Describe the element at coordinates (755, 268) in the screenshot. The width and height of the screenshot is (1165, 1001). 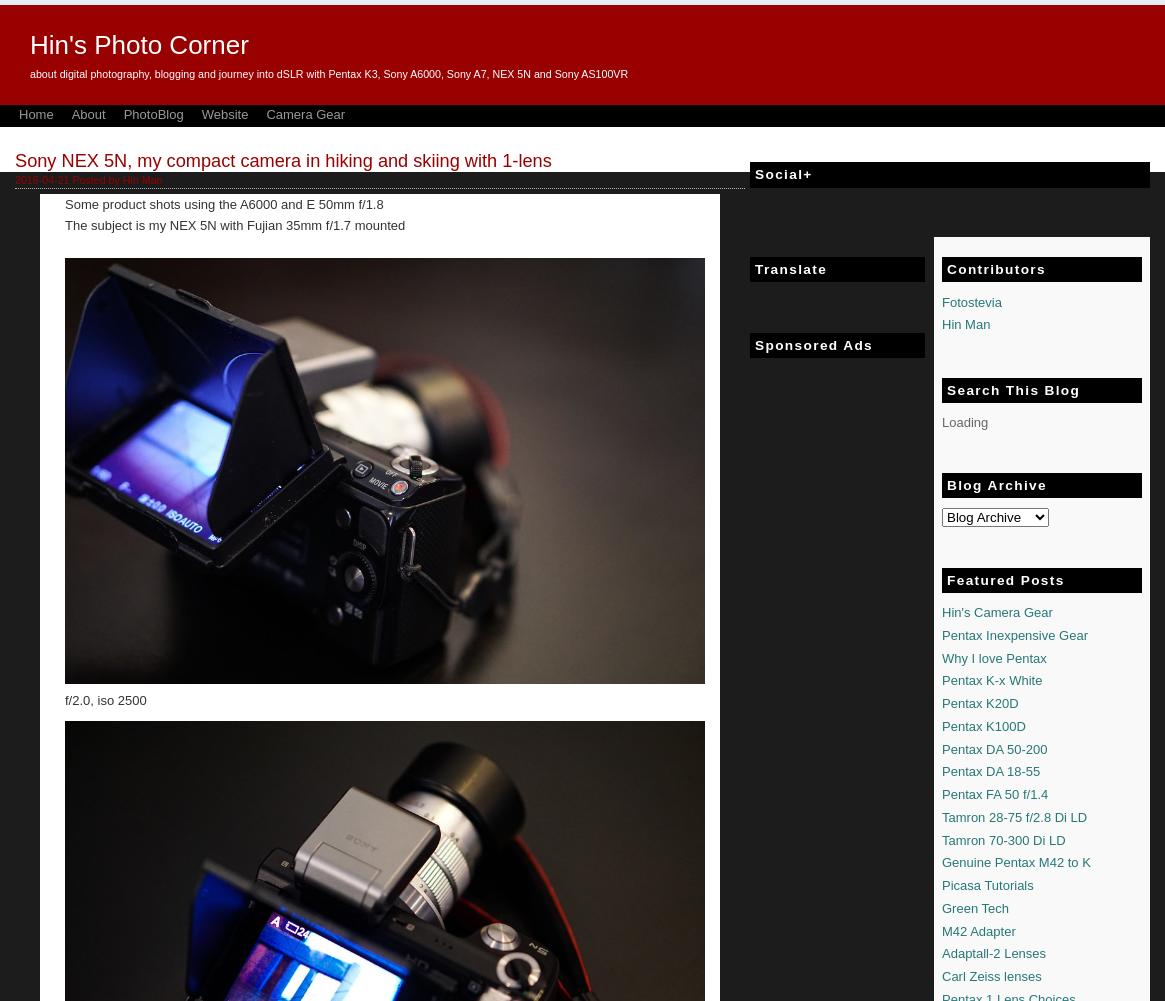
I see `'Translate'` at that location.